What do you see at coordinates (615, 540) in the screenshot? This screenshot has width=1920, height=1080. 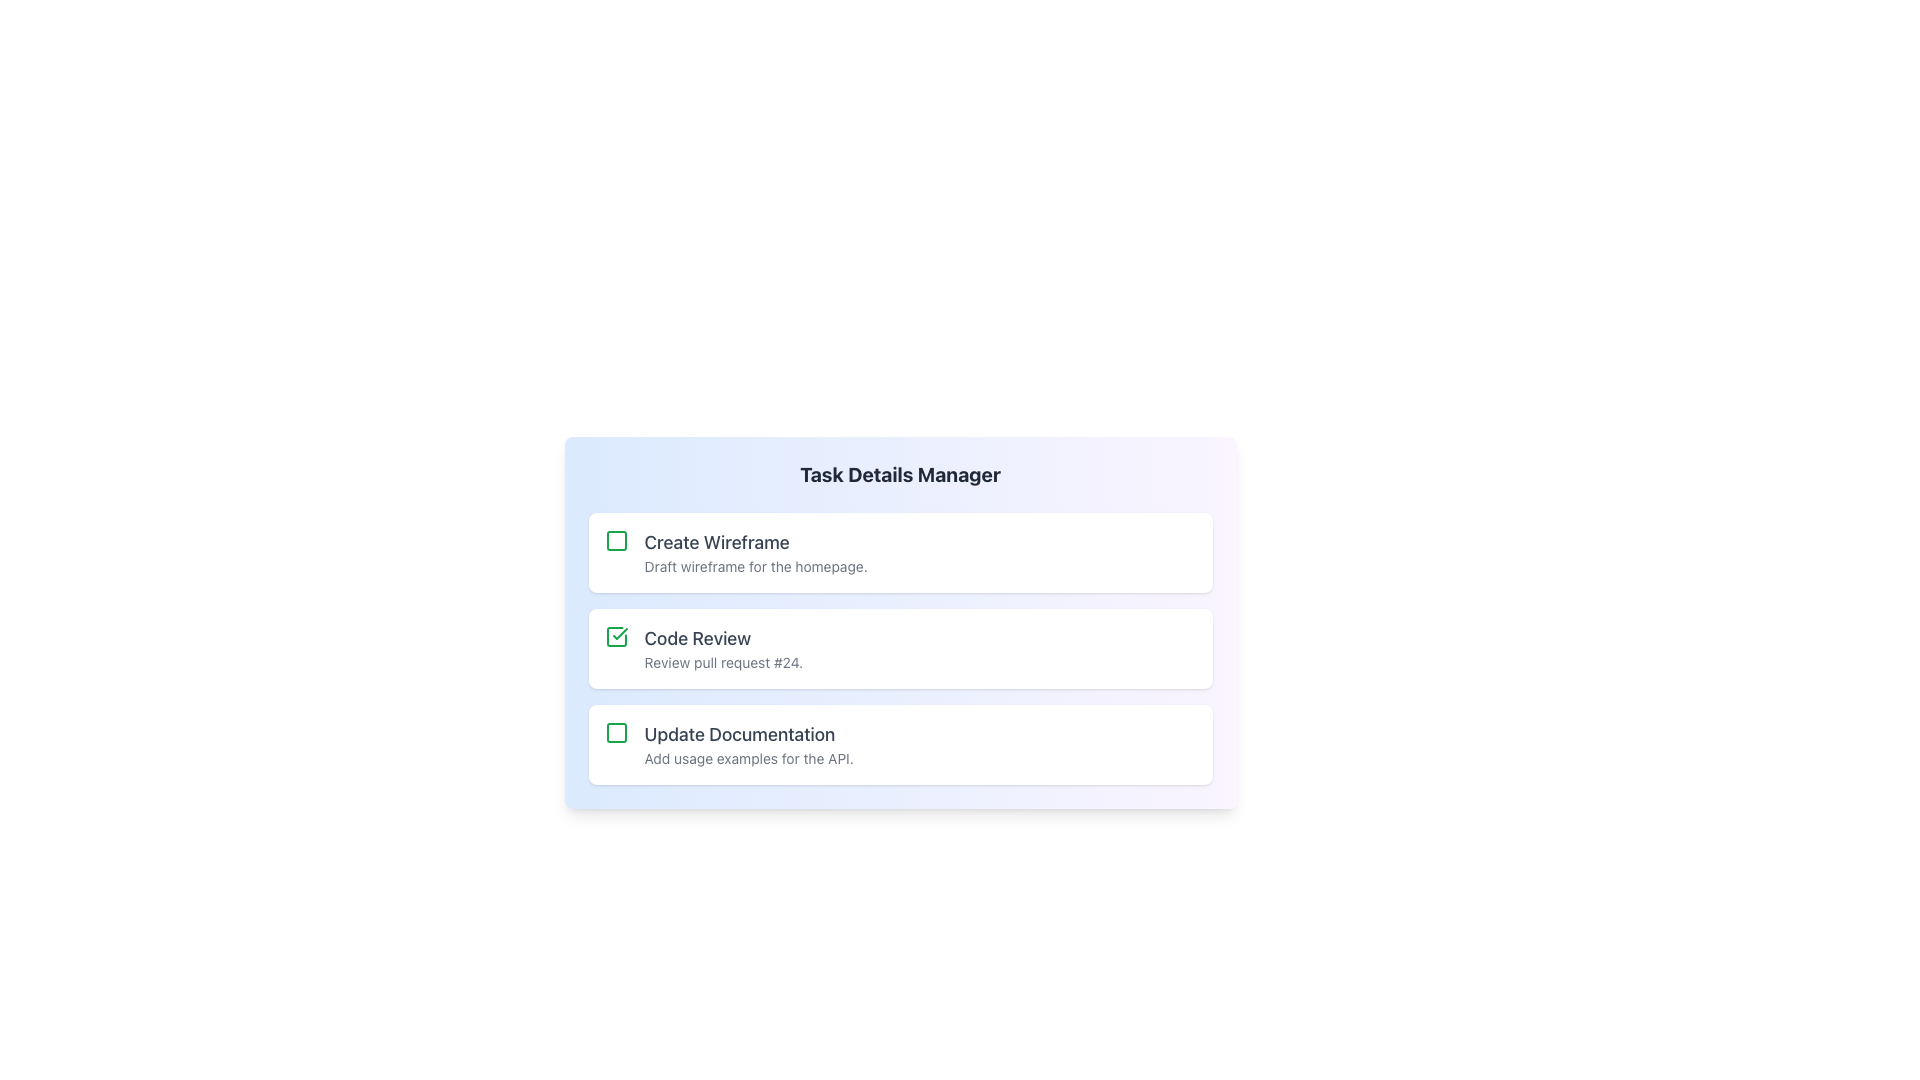 I see `the graphical icon or status indicator located in the top-left corner of the 'Create Wireframe' list item for information` at bounding box center [615, 540].